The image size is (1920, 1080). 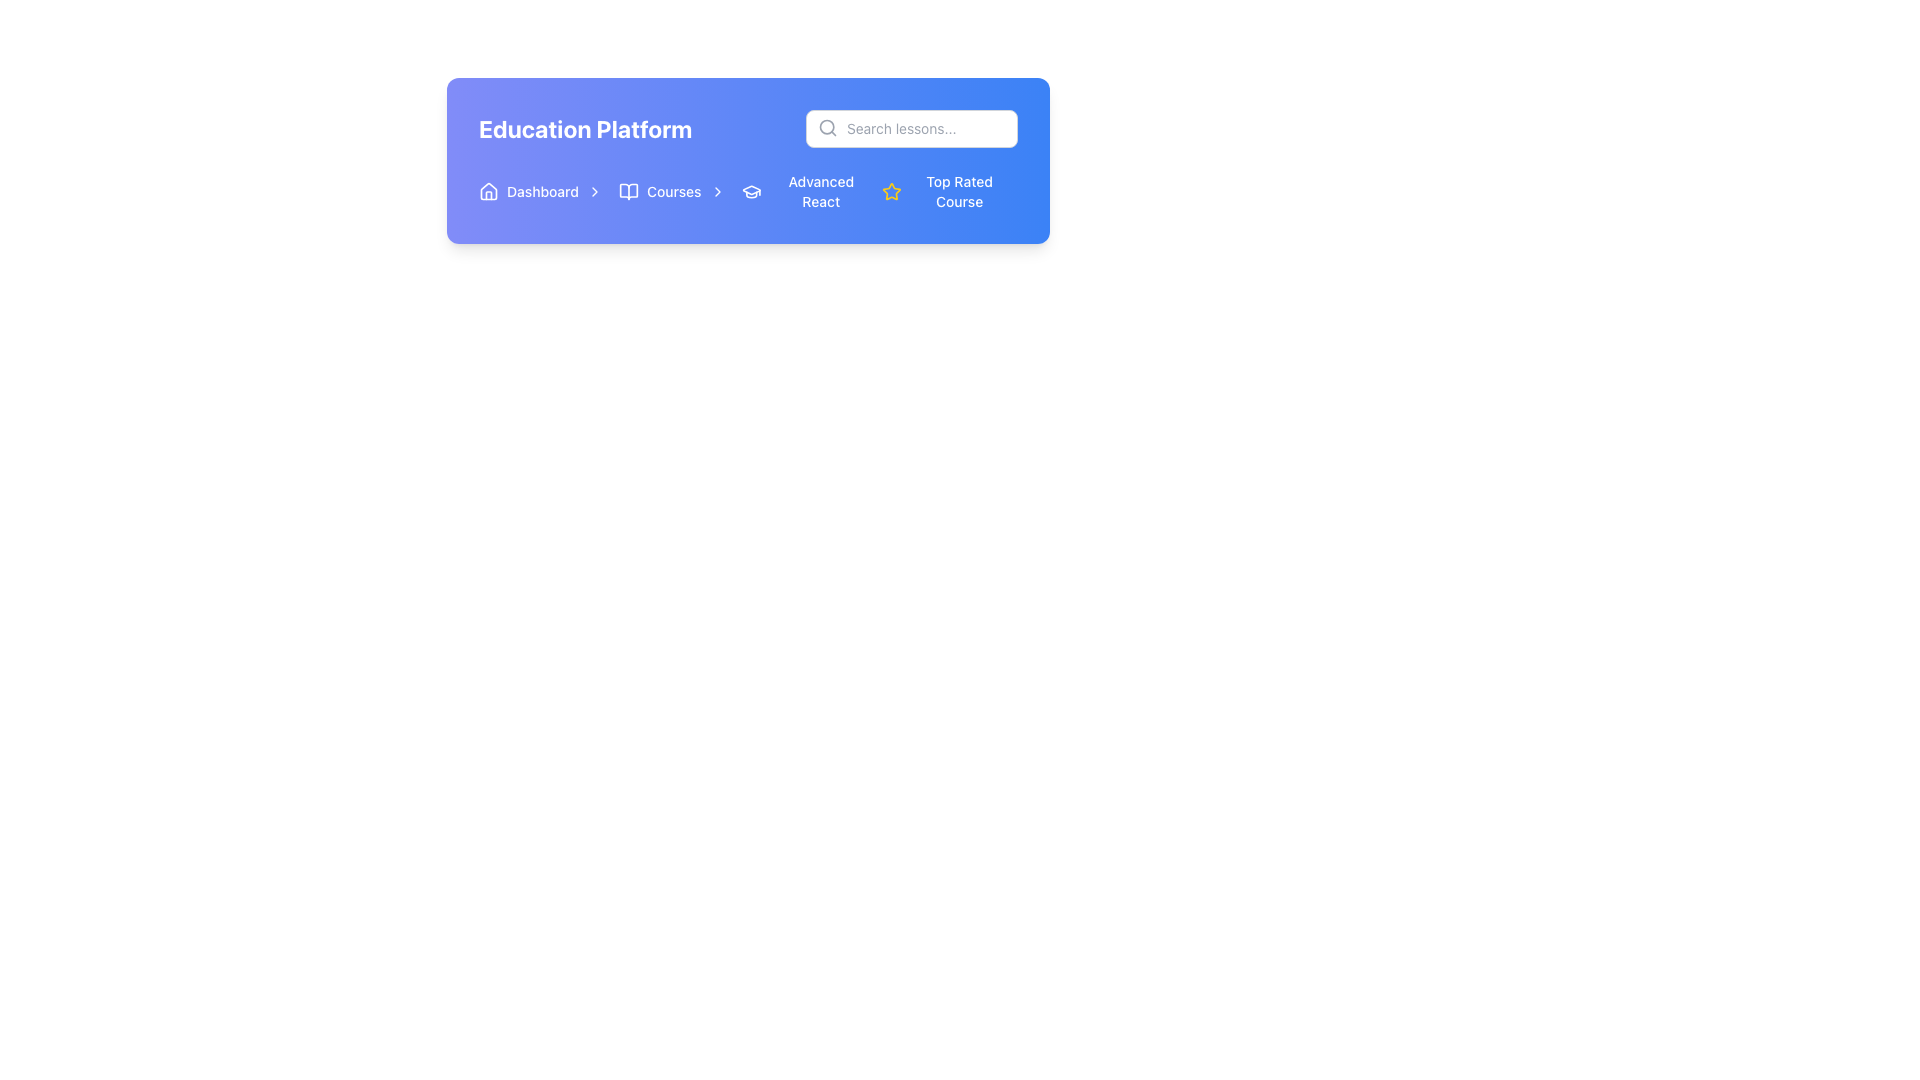 I want to click on the 'Courses' navigation link, which features an open book icon on the left, white text, and a right-pointing arrow, located centrally in a horizontal navigation bar, so click(x=672, y=192).